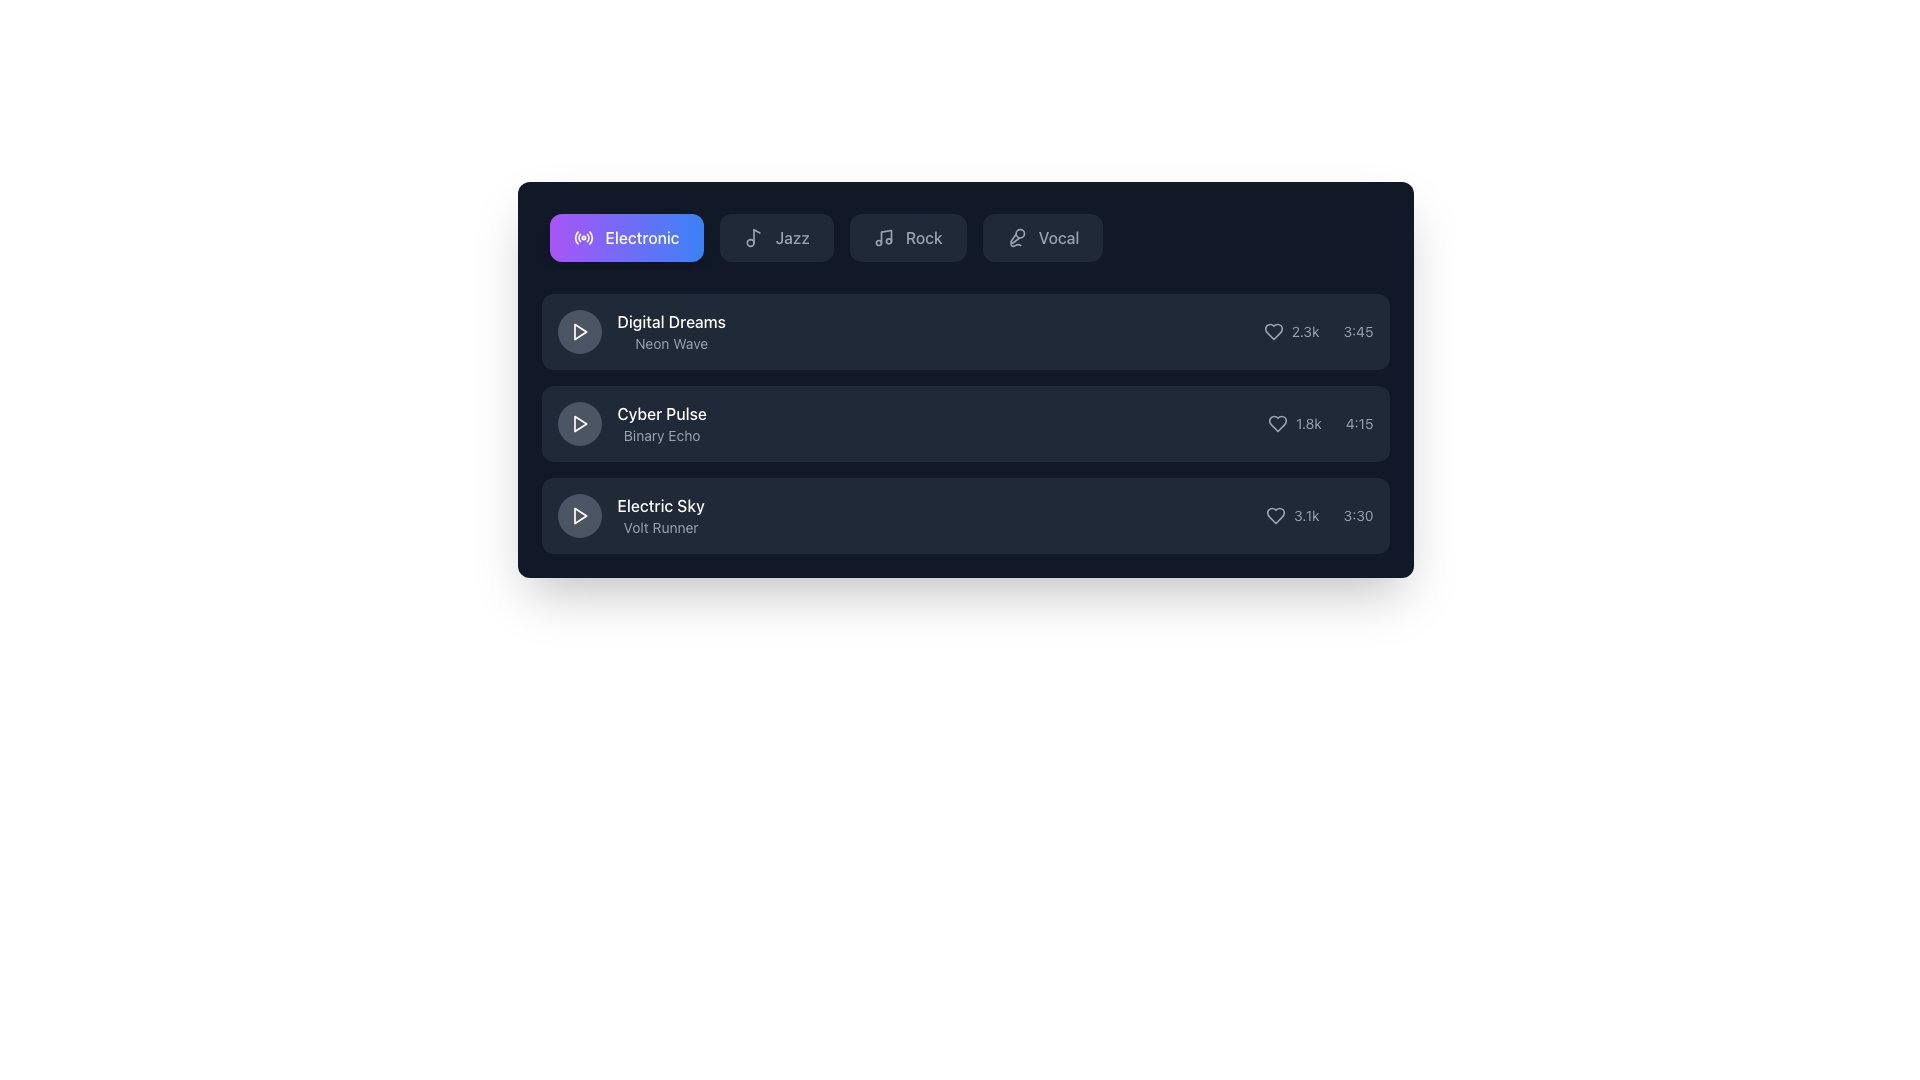 The image size is (1920, 1080). Describe the element at coordinates (1276, 423) in the screenshot. I see `the heart-shaped icon outlined in gray that is adjacent to the numeric label '1.8k', part of the song details for 'Cyber Pulse'` at that location.